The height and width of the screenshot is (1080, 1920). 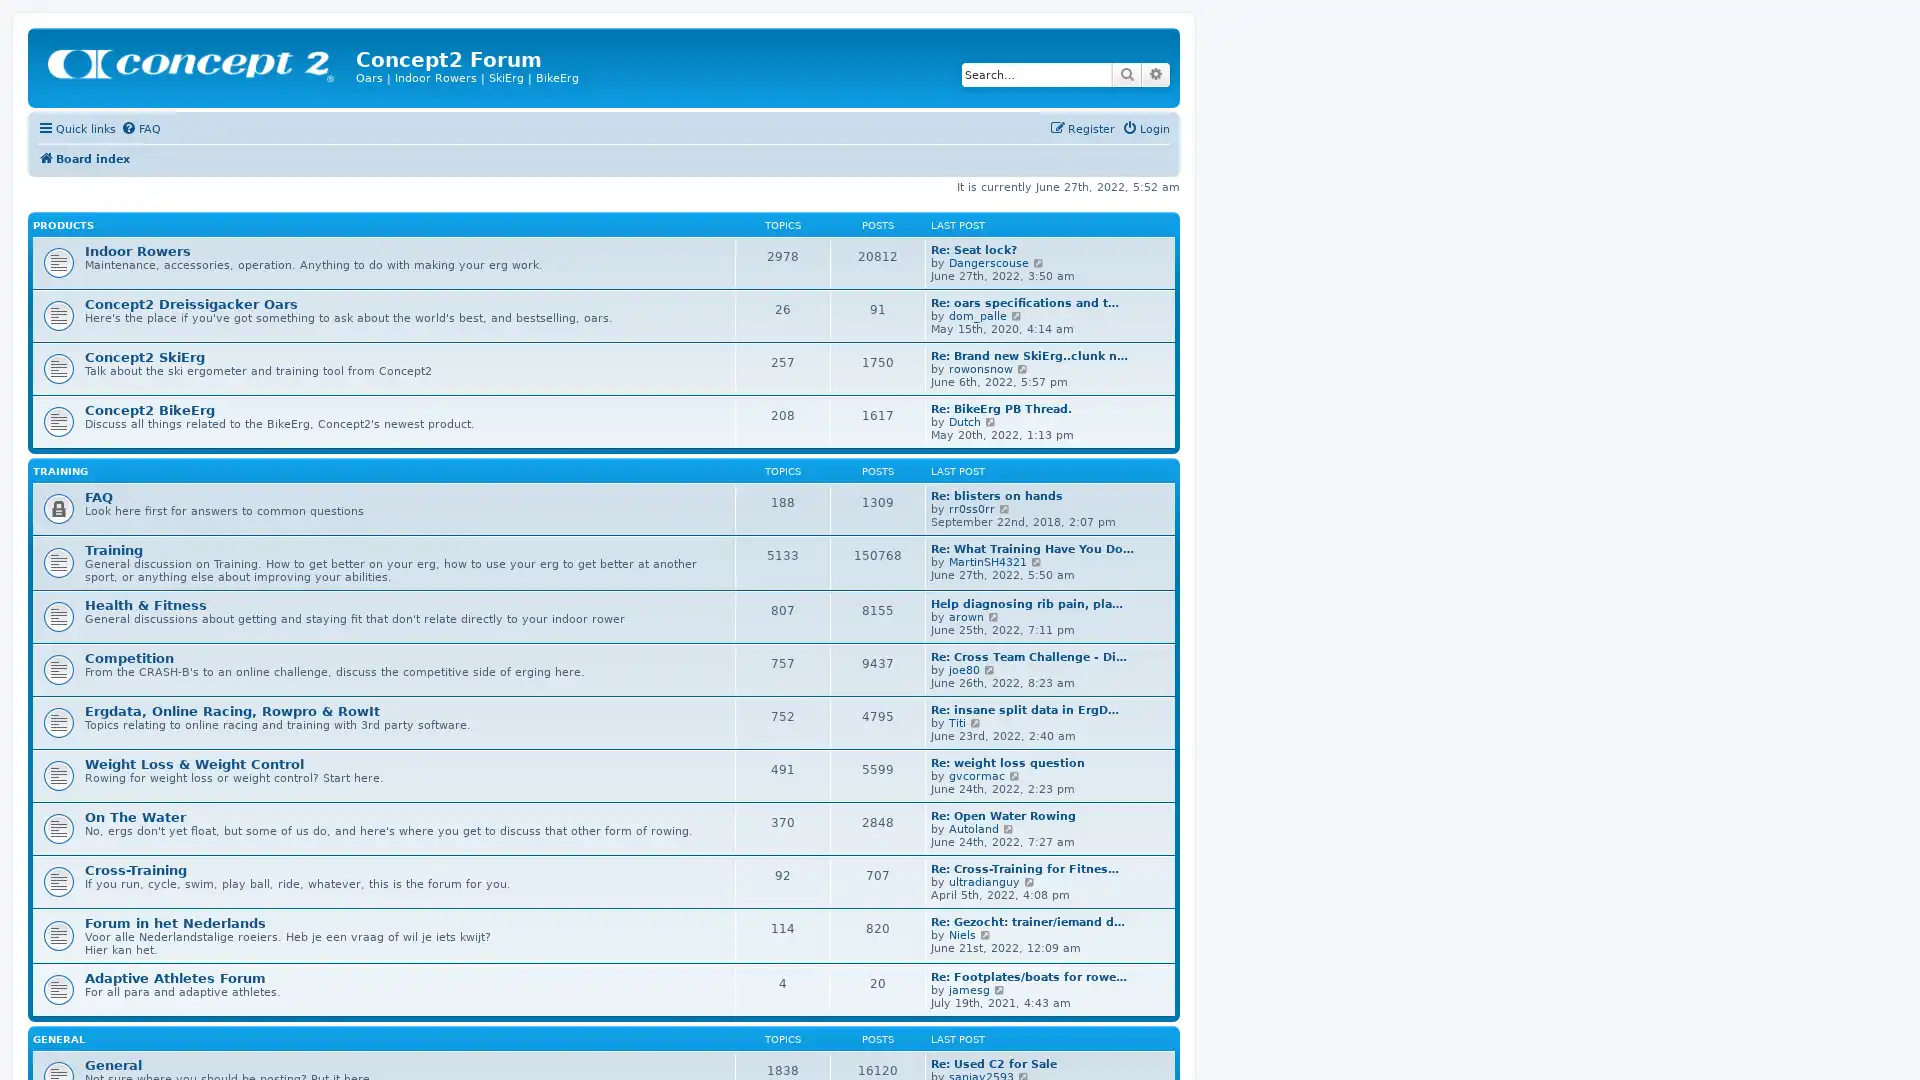 What do you see at coordinates (1127, 73) in the screenshot?
I see `Search` at bounding box center [1127, 73].